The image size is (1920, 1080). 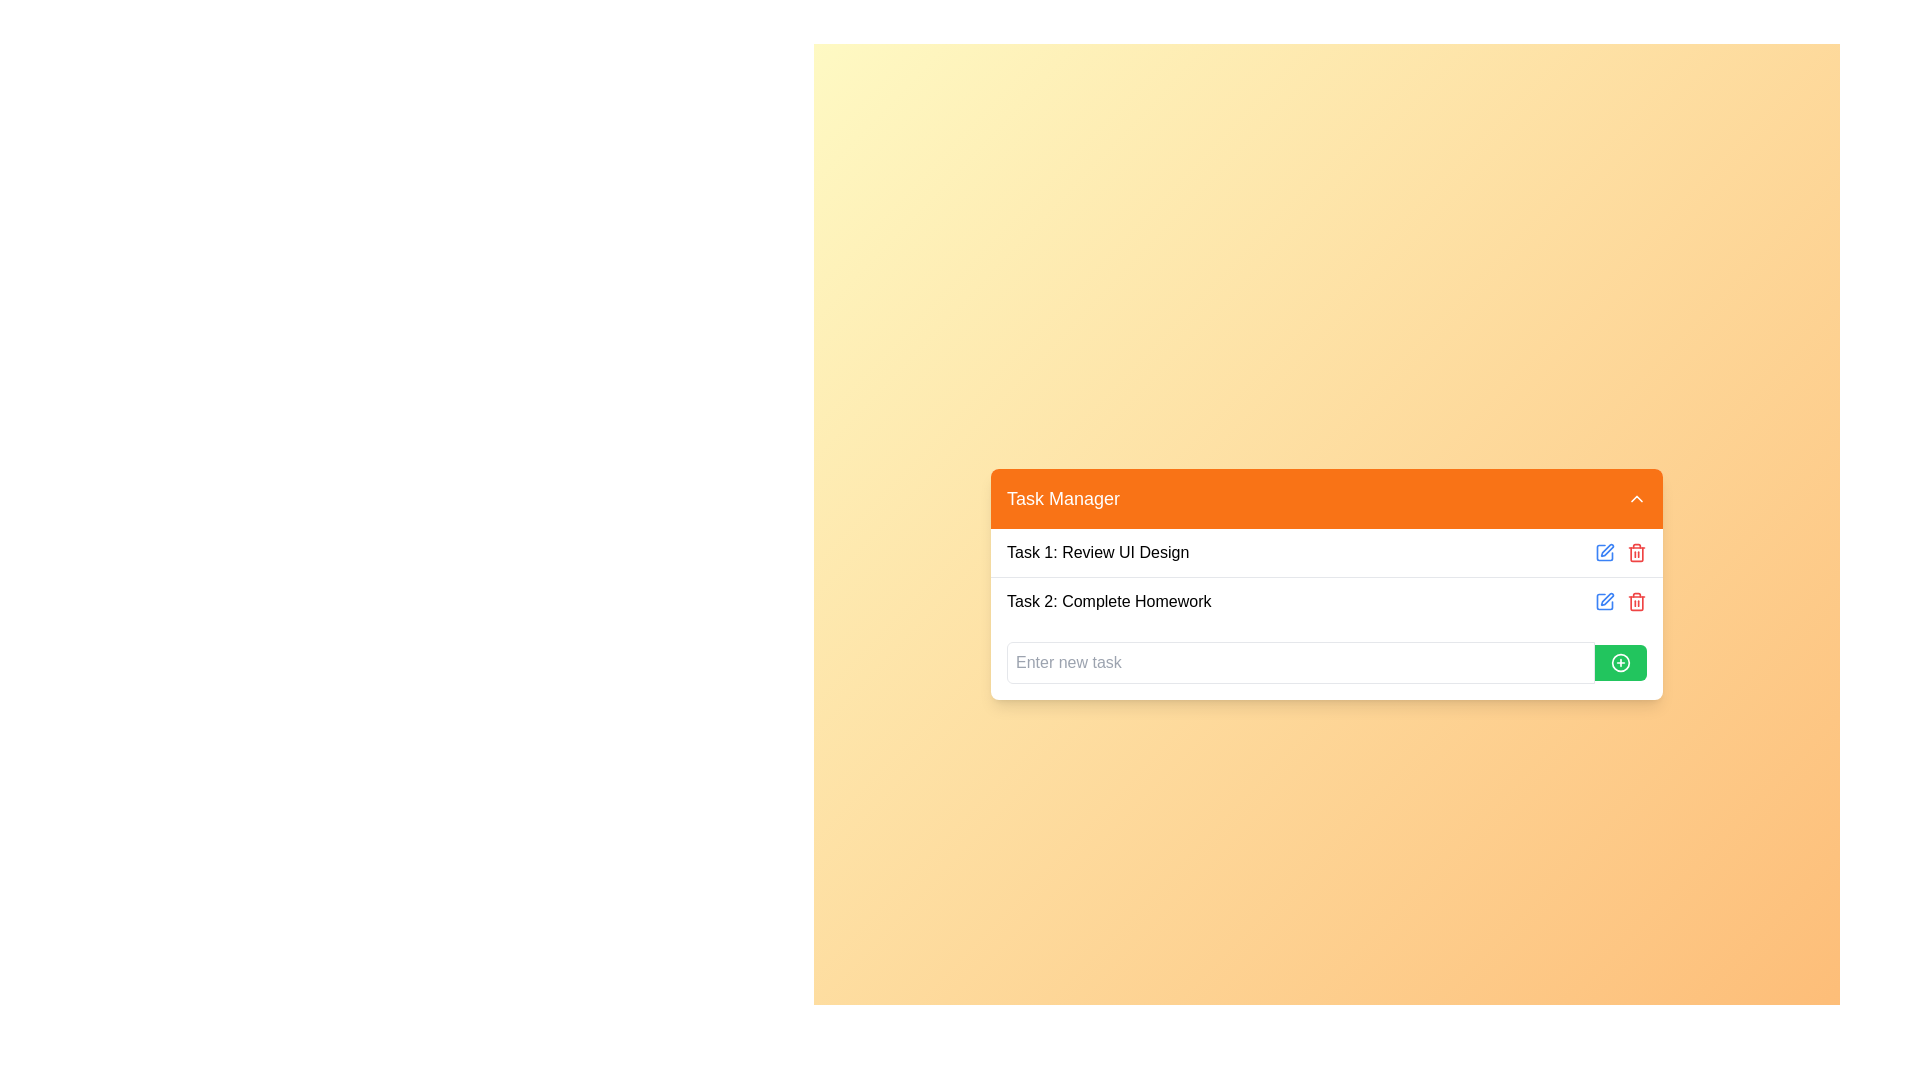 What do you see at coordinates (1604, 600) in the screenshot?
I see `the edit icon located in the action bar of the second task in the Task Manager` at bounding box center [1604, 600].